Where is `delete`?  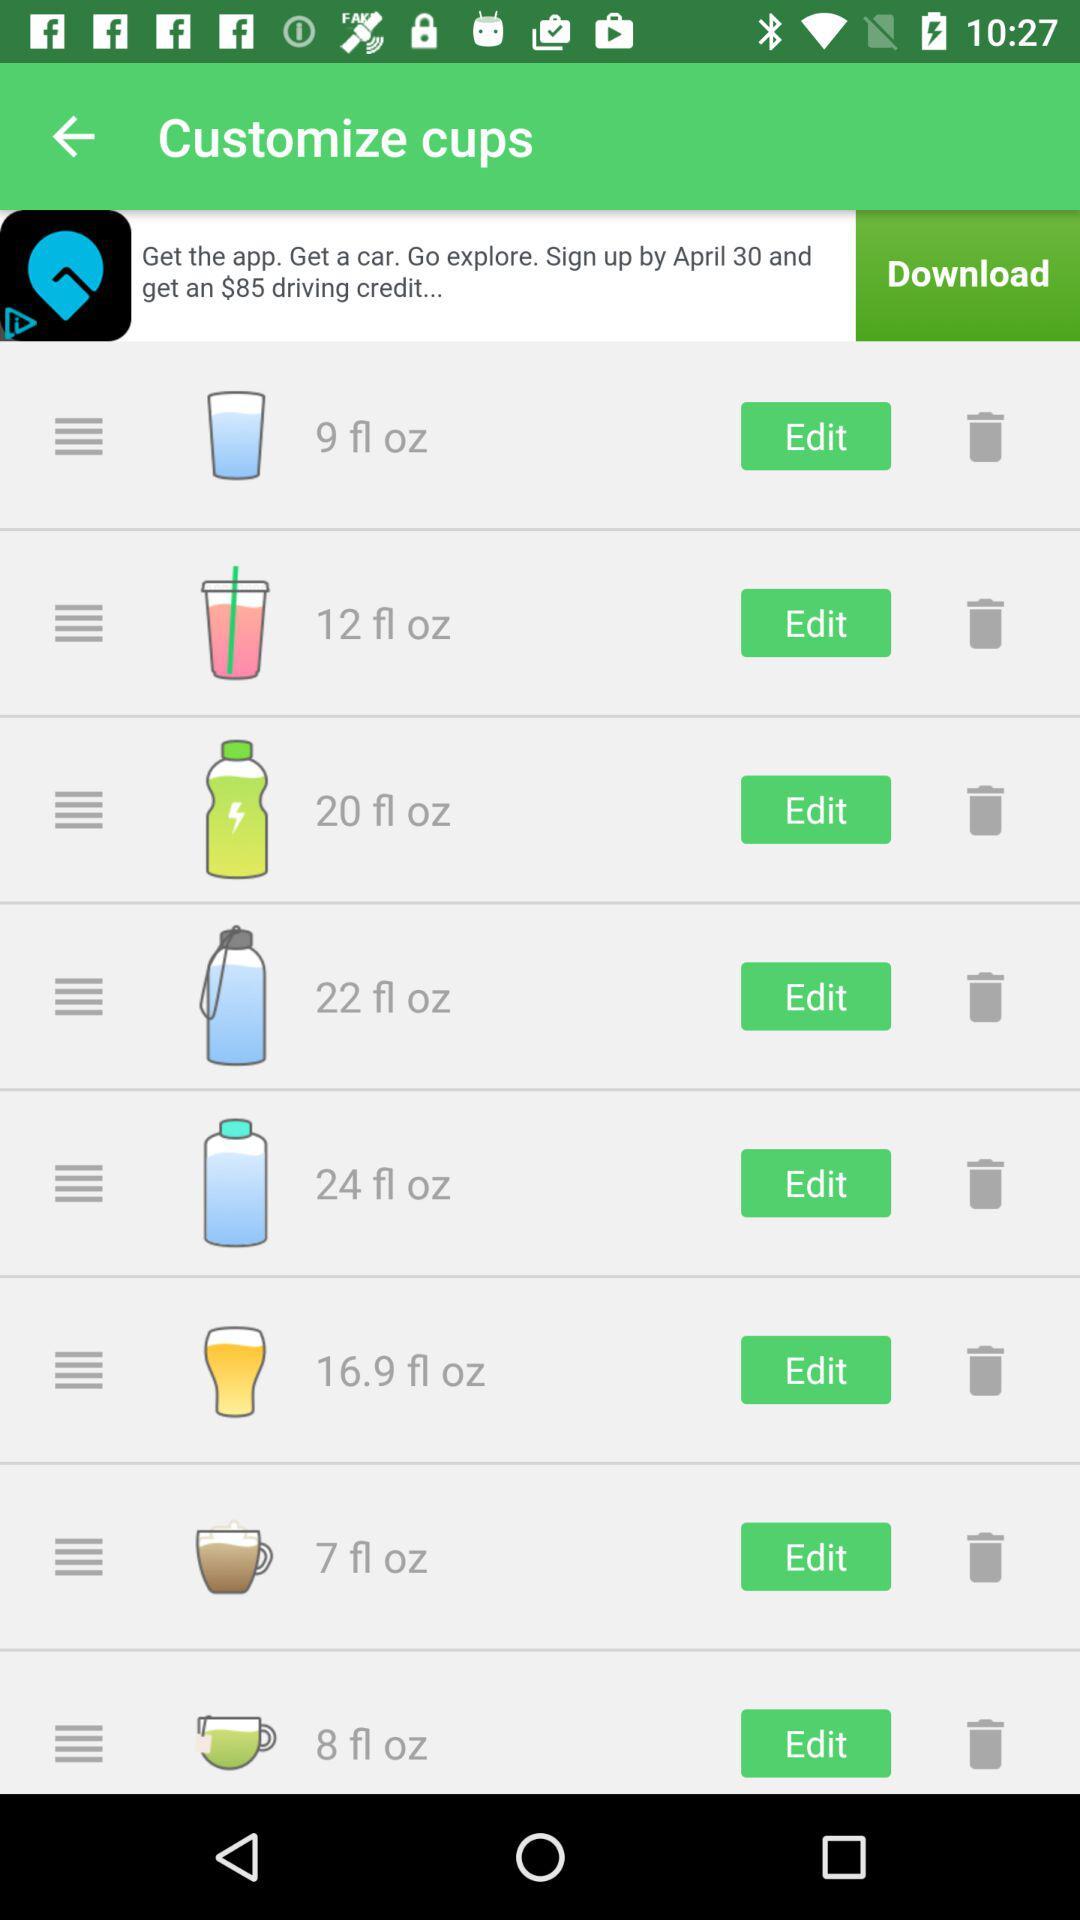 delete is located at coordinates (984, 996).